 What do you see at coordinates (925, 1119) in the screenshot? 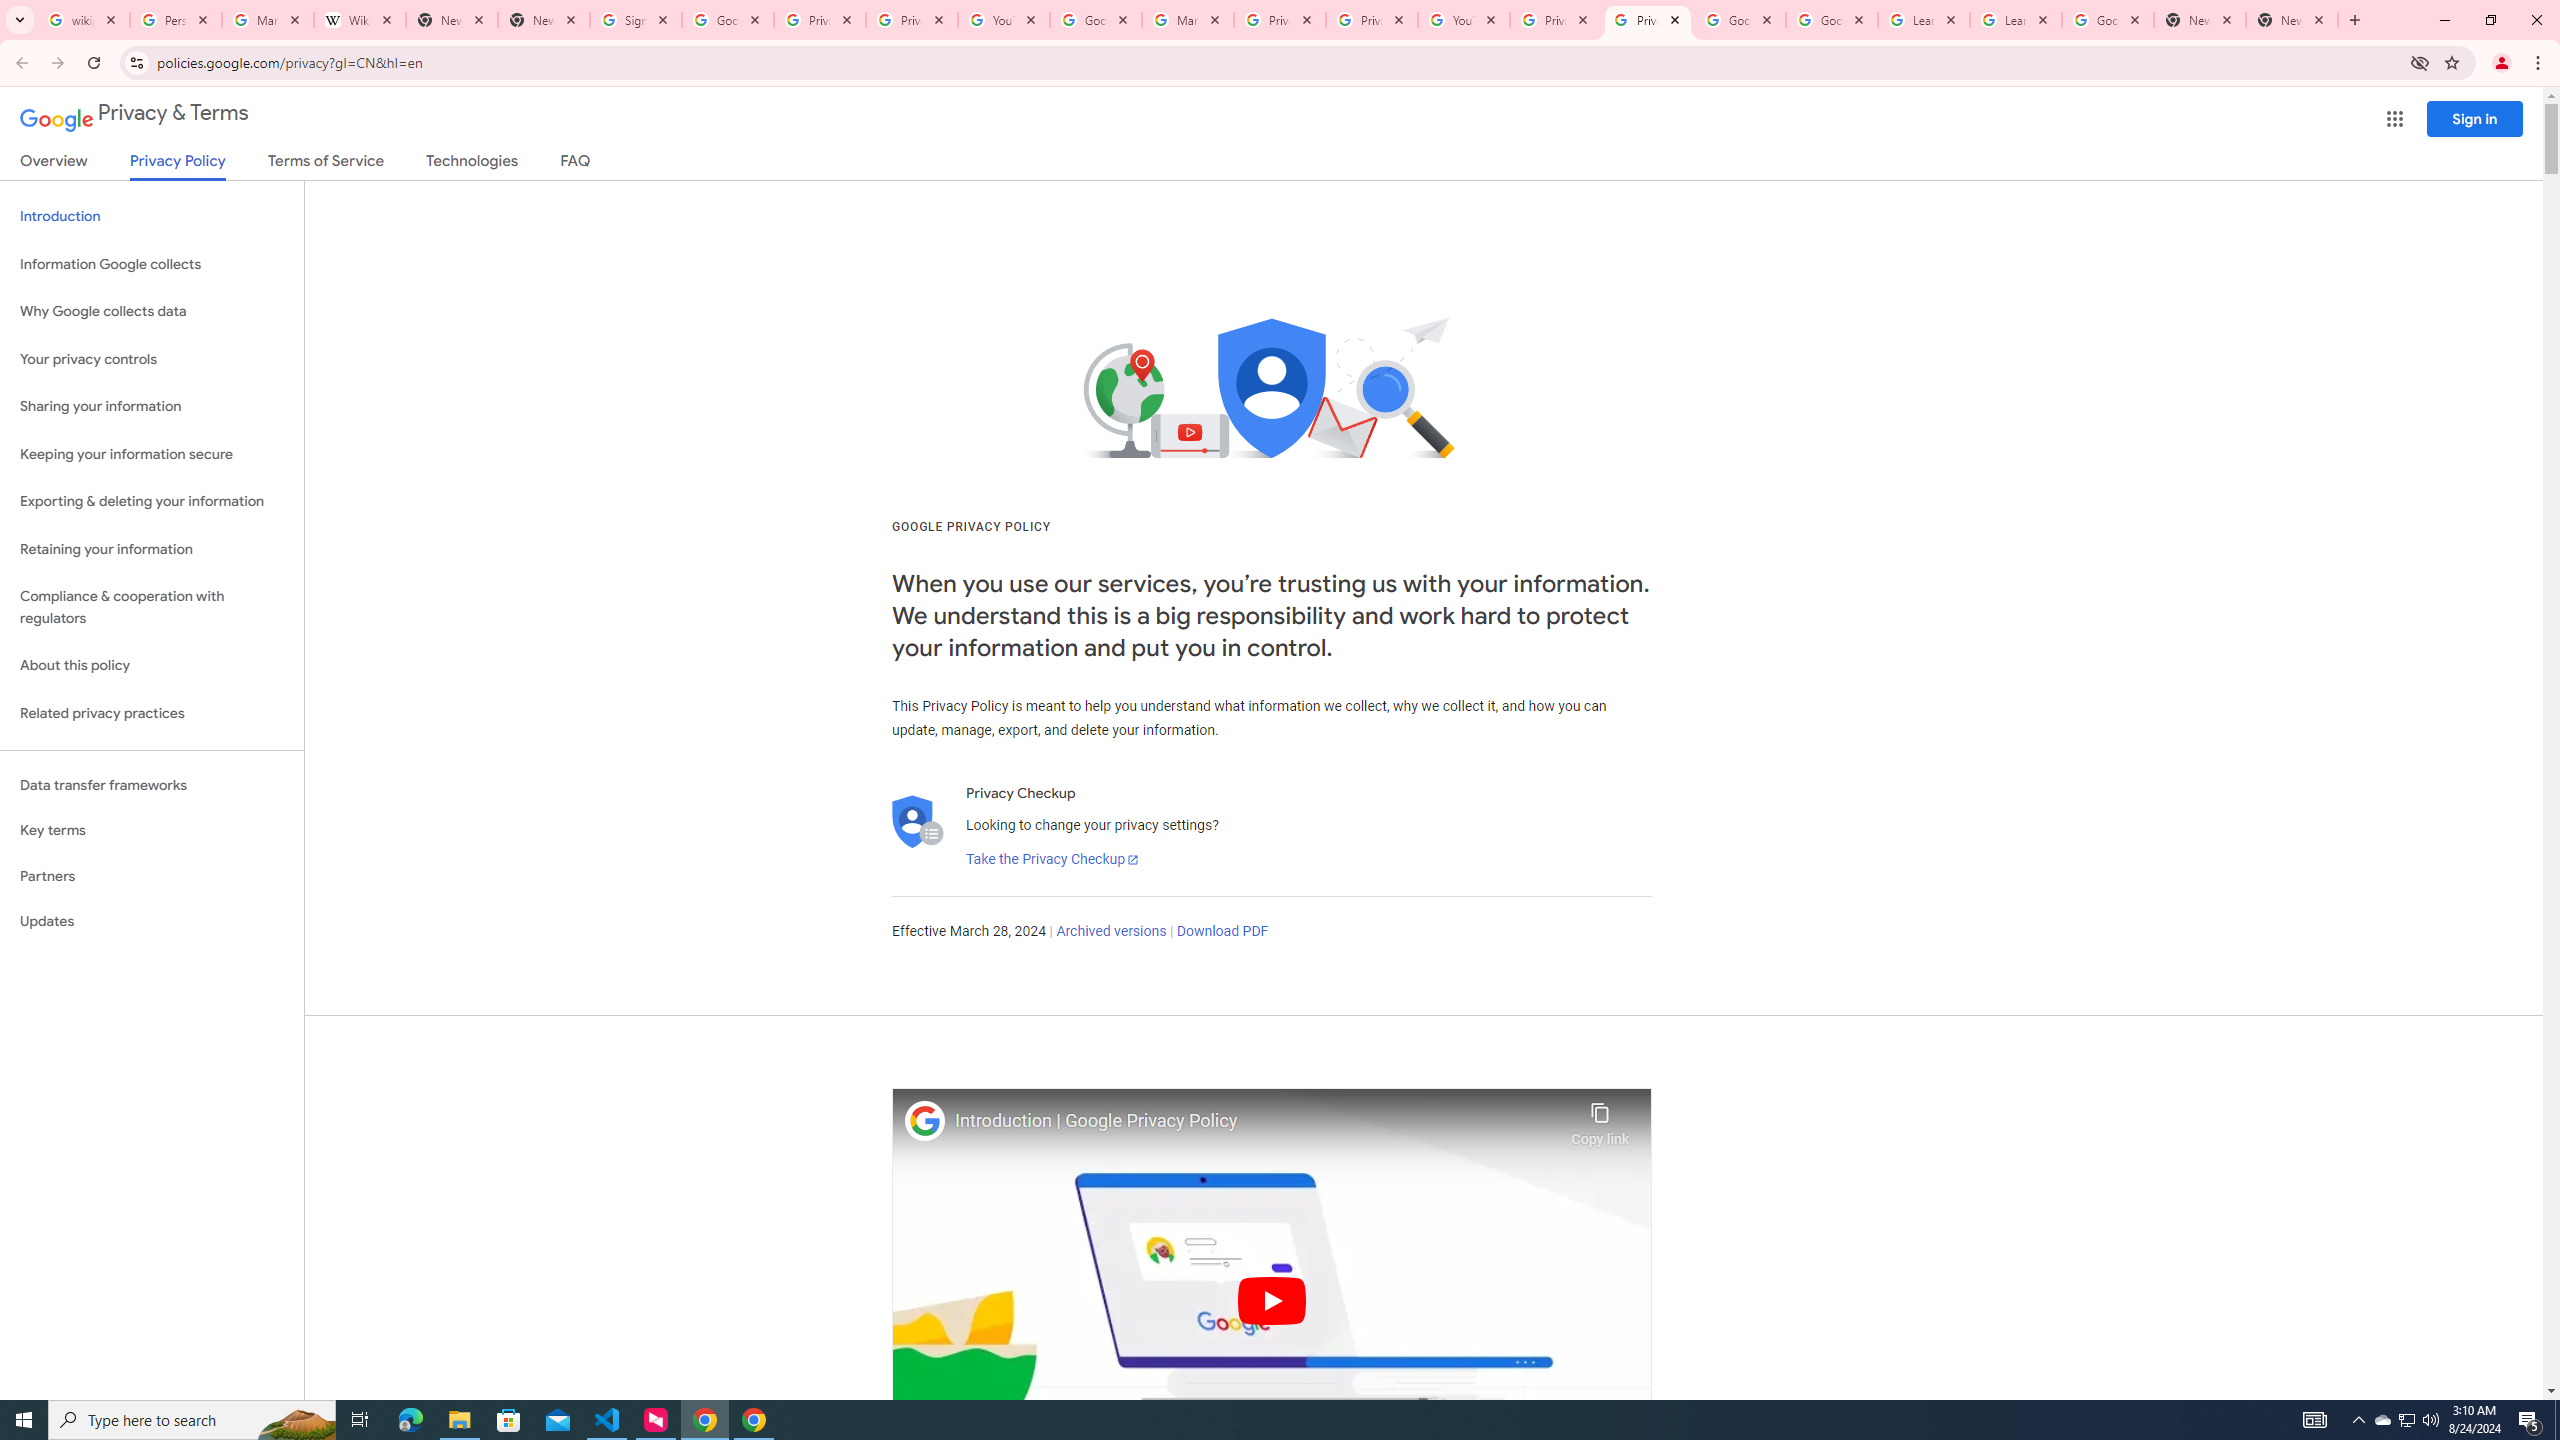
I see `'Photo image of Google'` at bounding box center [925, 1119].